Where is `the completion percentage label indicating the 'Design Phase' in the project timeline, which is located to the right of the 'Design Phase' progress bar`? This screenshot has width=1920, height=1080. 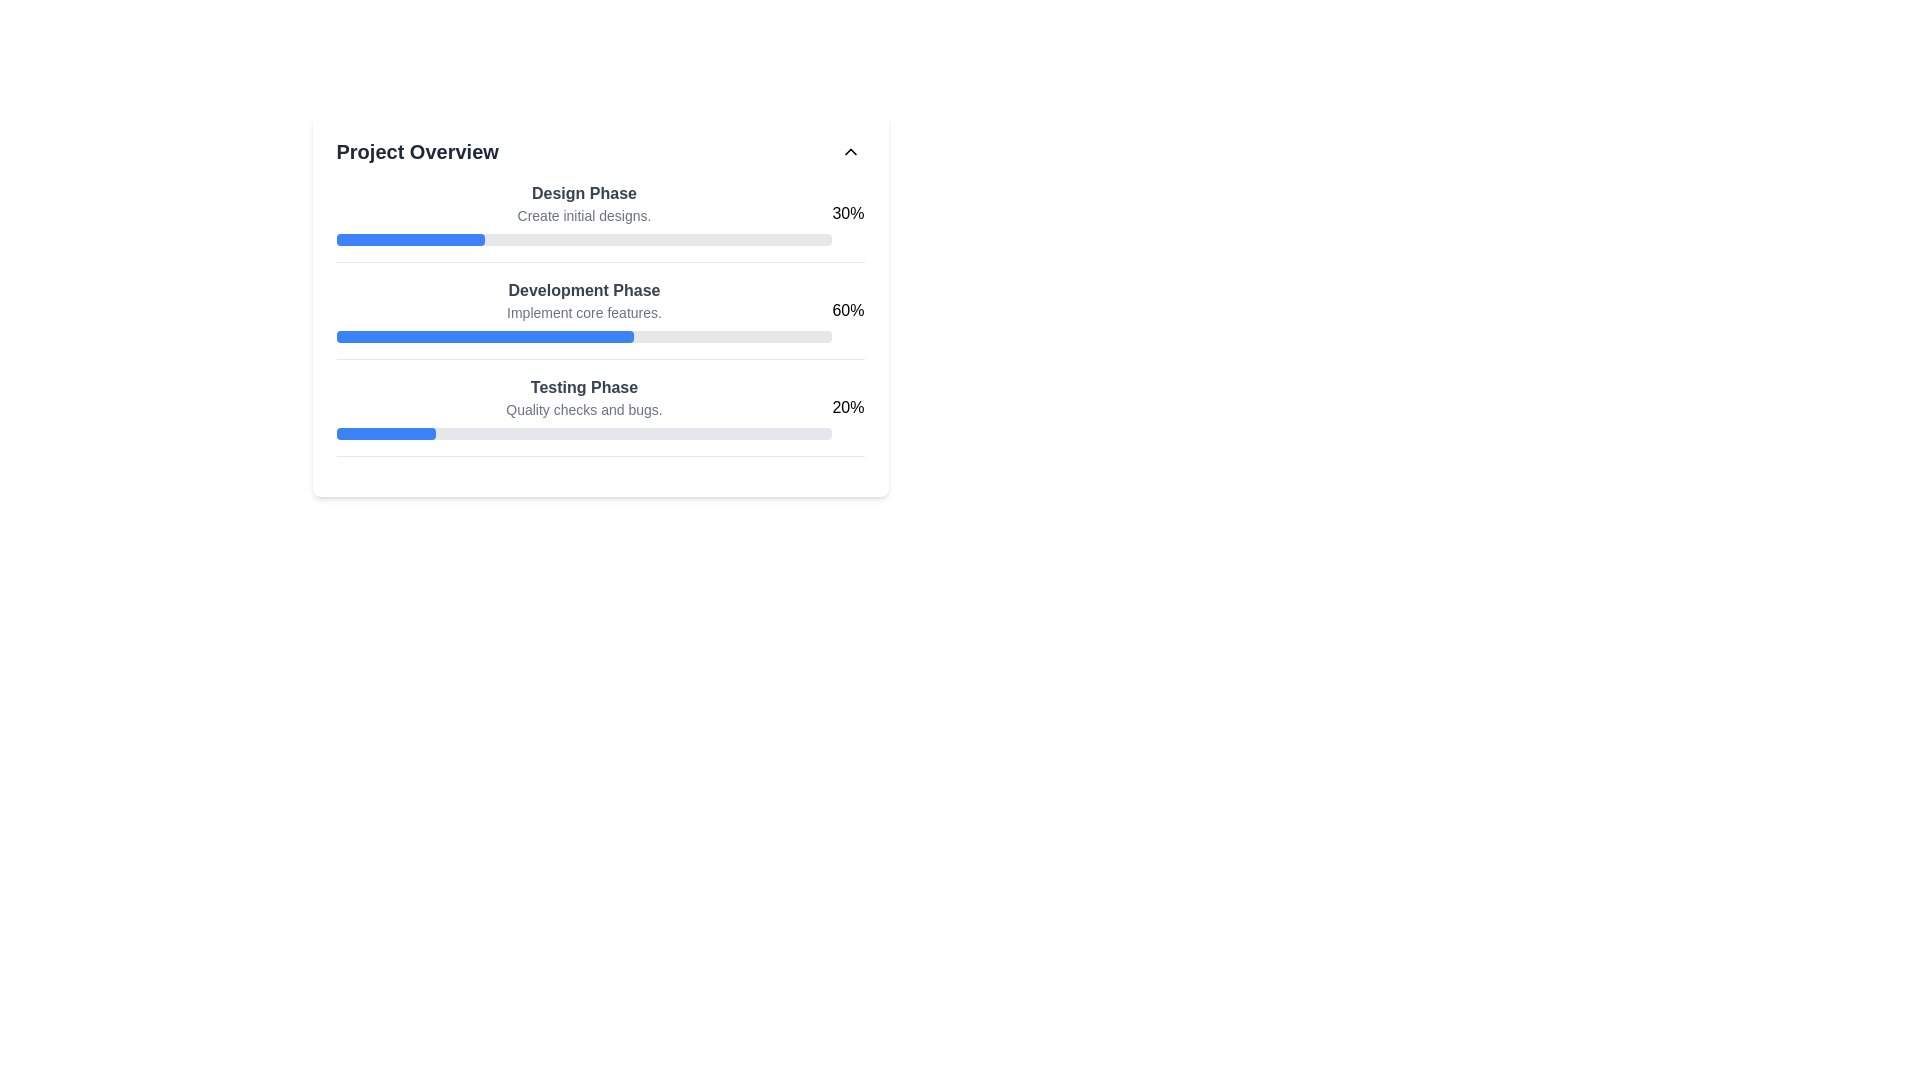 the completion percentage label indicating the 'Design Phase' in the project timeline, which is located to the right of the 'Design Phase' progress bar is located at coordinates (848, 213).